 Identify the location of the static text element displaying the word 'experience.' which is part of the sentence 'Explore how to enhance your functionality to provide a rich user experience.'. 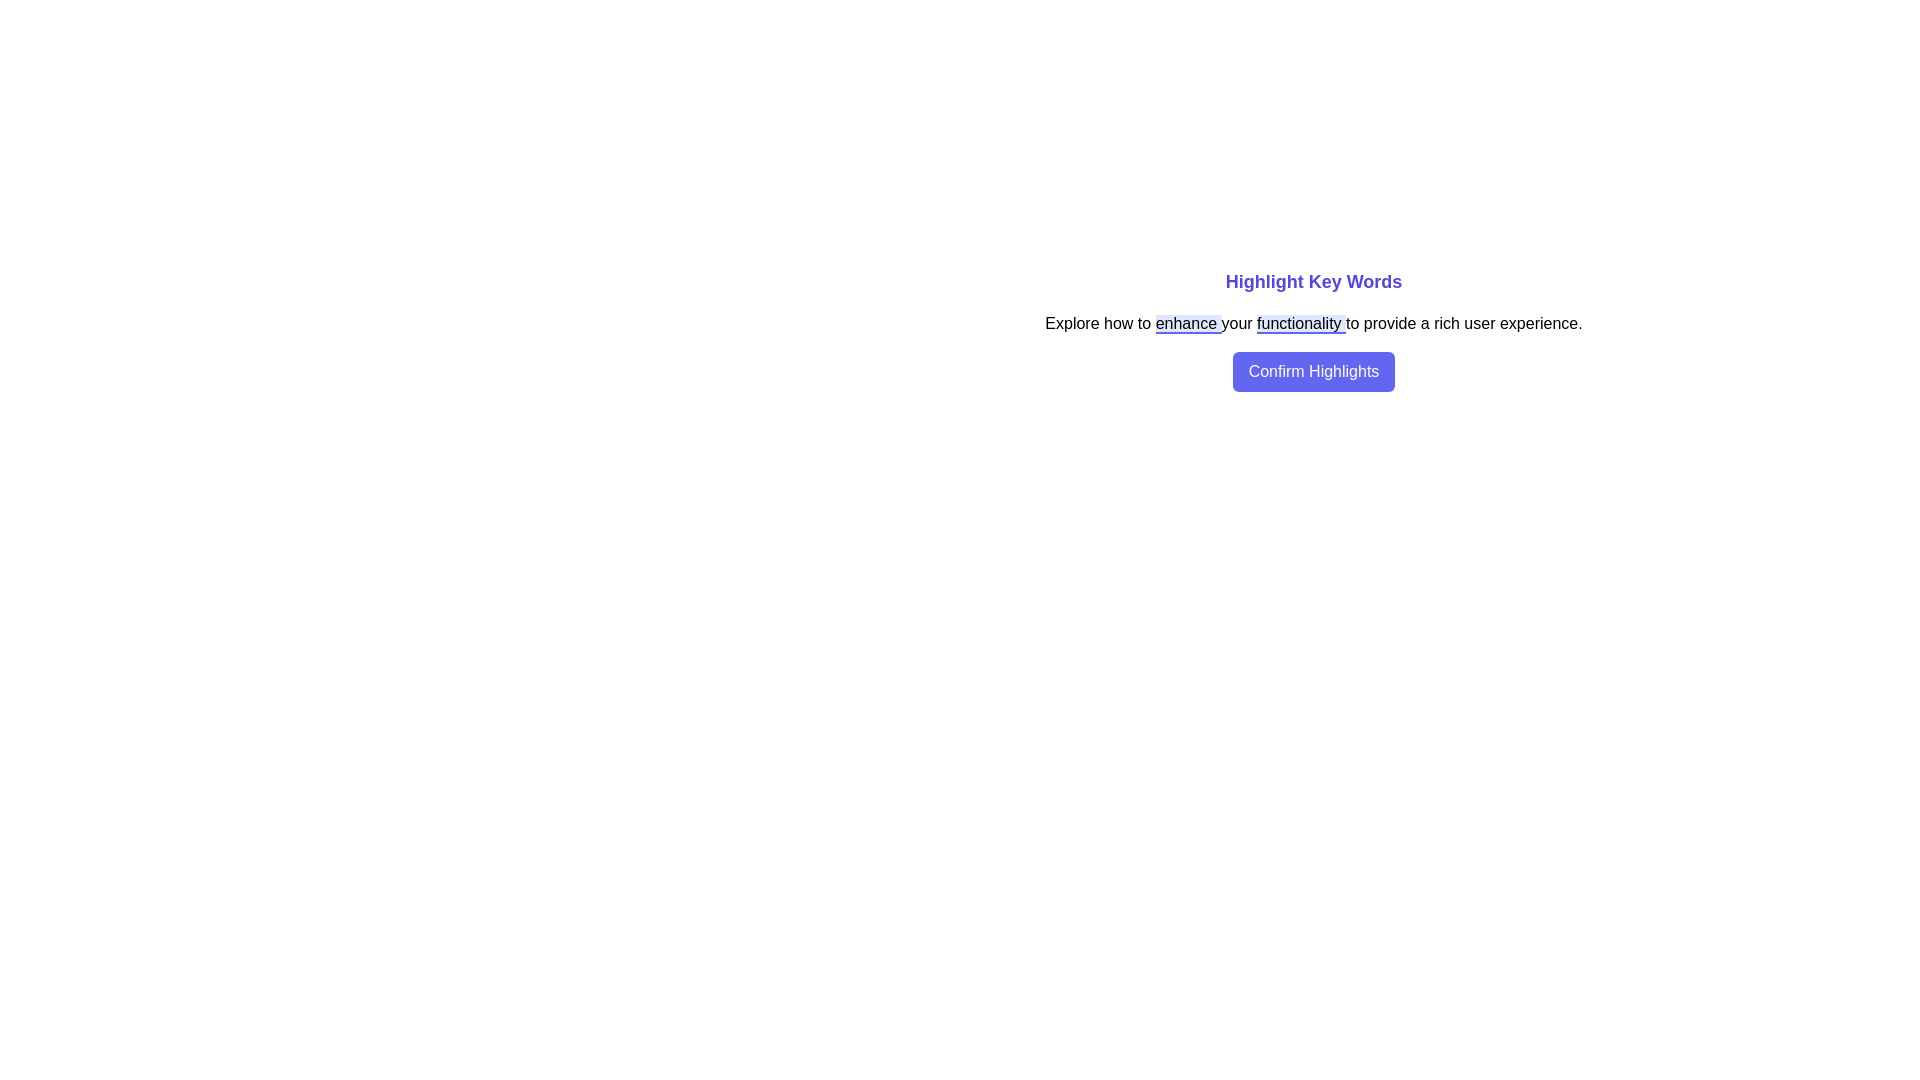
(1540, 323).